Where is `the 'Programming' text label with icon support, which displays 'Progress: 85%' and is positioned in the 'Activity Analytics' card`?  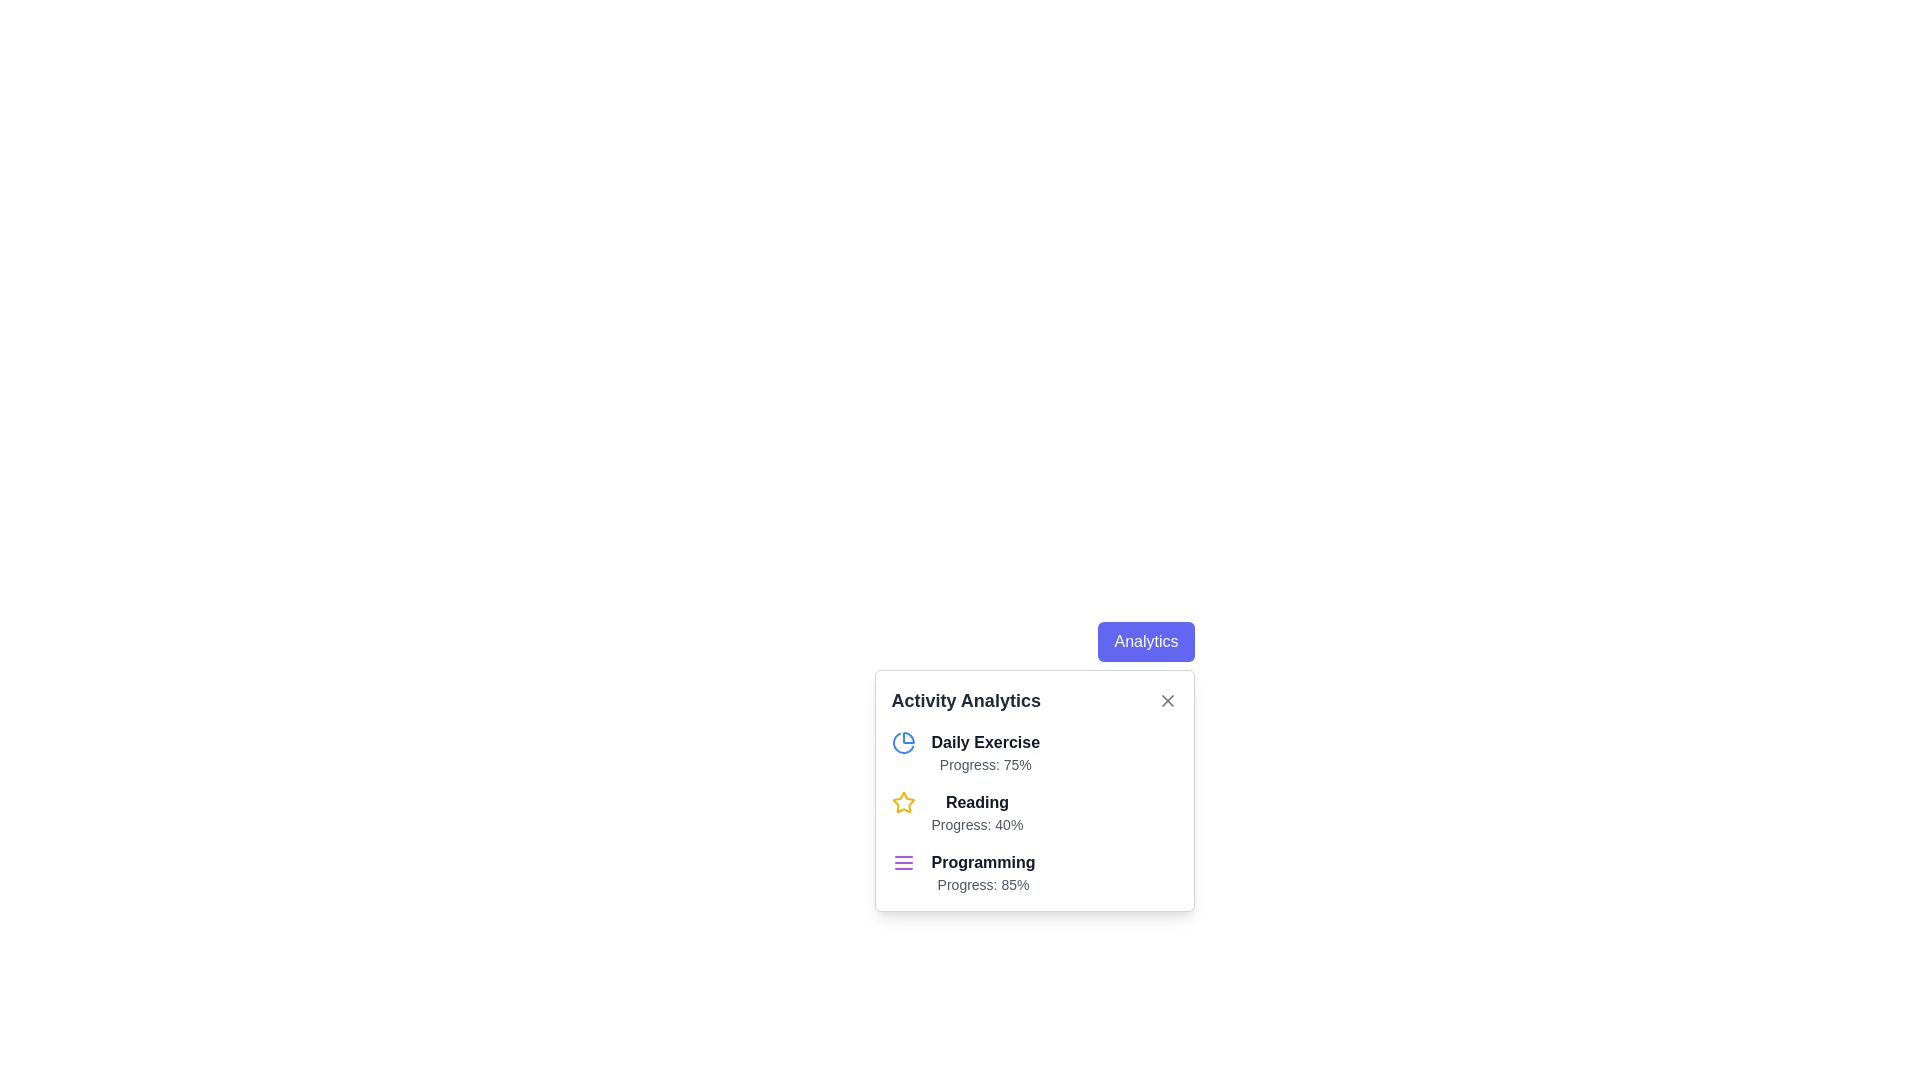
the 'Programming' text label with icon support, which displays 'Progress: 85%' and is positioned in the 'Activity Analytics' card is located at coordinates (1034, 871).